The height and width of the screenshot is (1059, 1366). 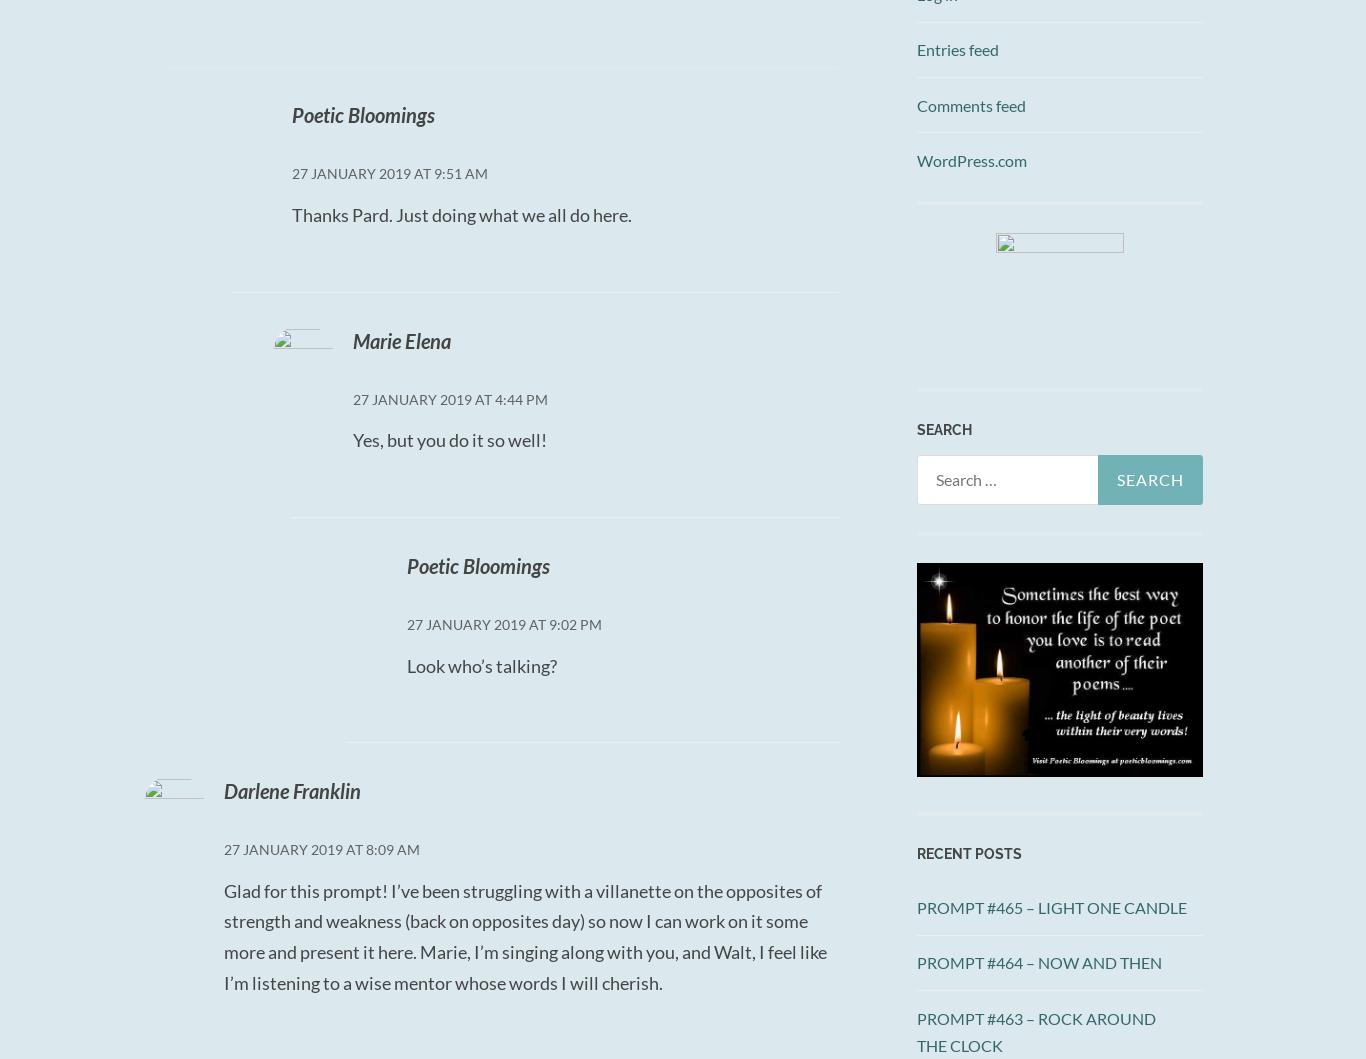 I want to click on '27 January 2019 at 4:44 PM', so click(x=448, y=397).